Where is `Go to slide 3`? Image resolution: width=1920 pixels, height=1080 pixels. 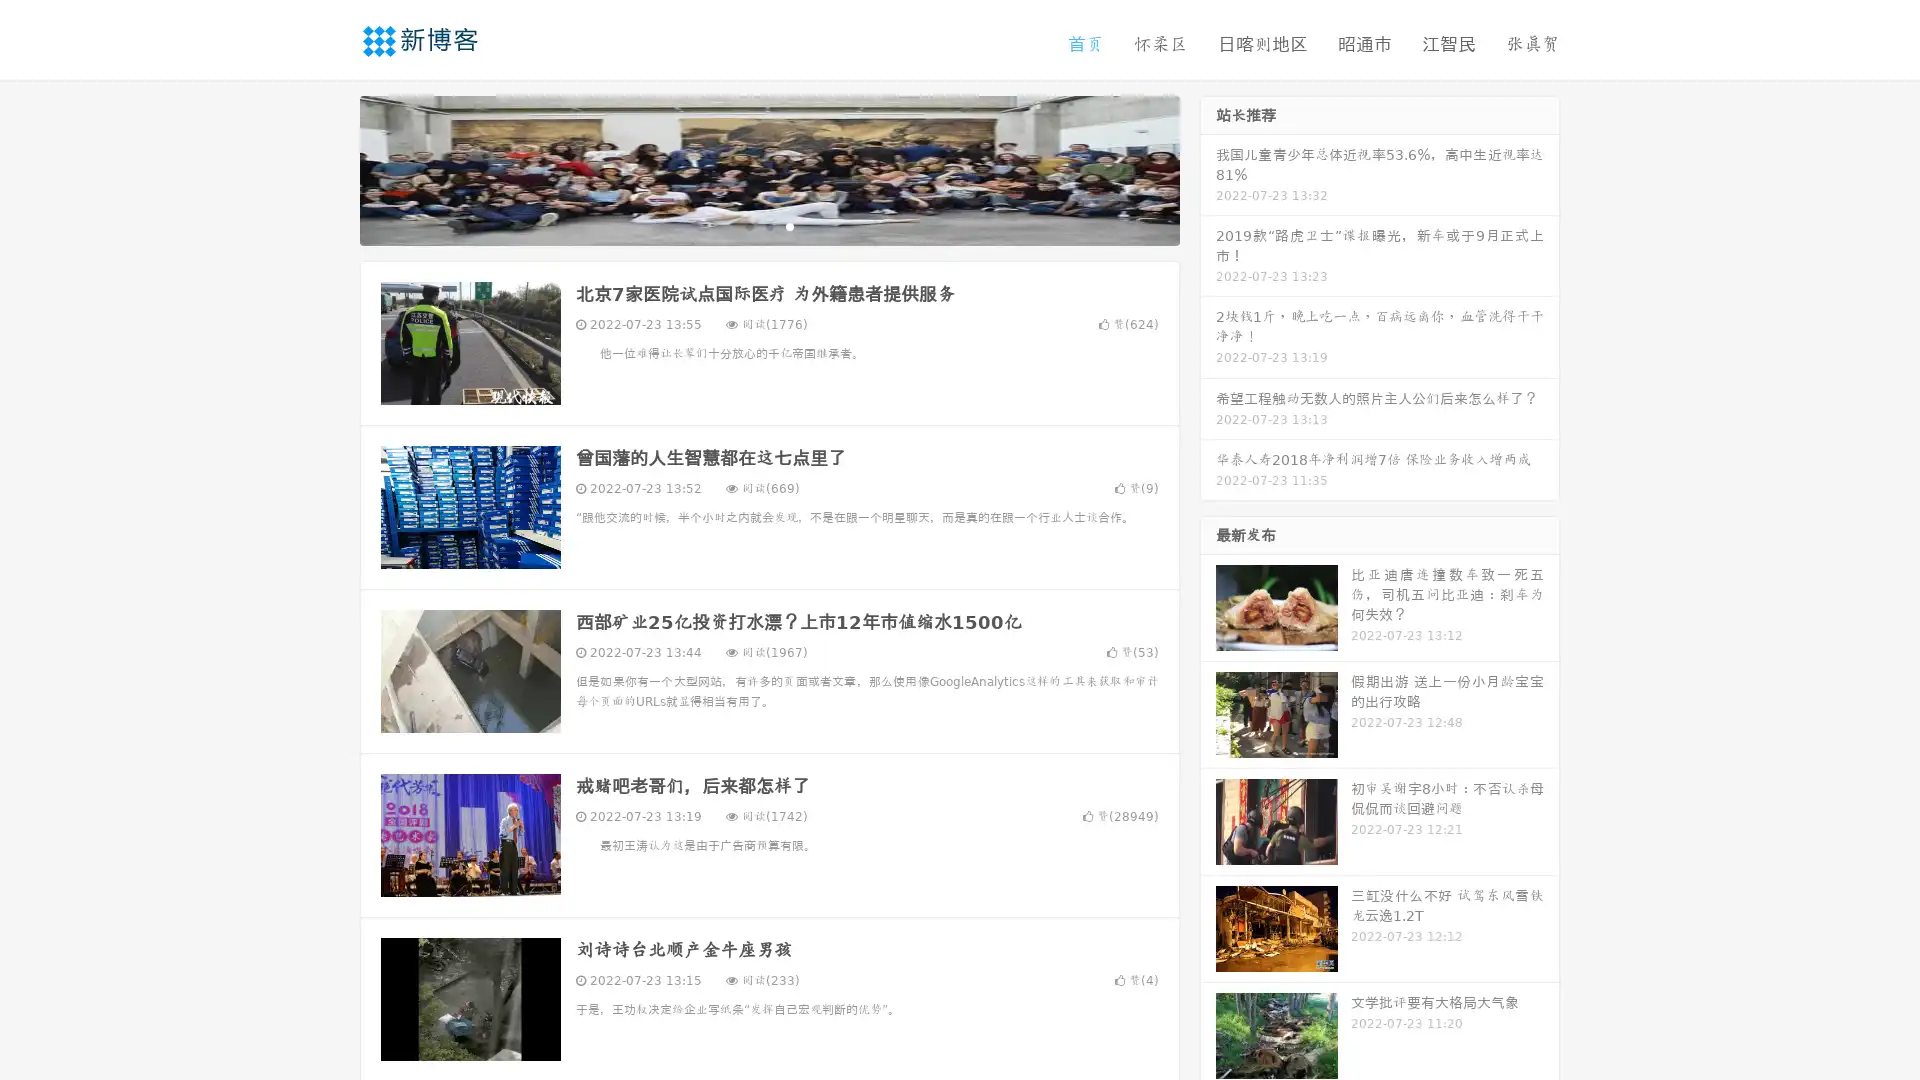 Go to slide 3 is located at coordinates (789, 225).